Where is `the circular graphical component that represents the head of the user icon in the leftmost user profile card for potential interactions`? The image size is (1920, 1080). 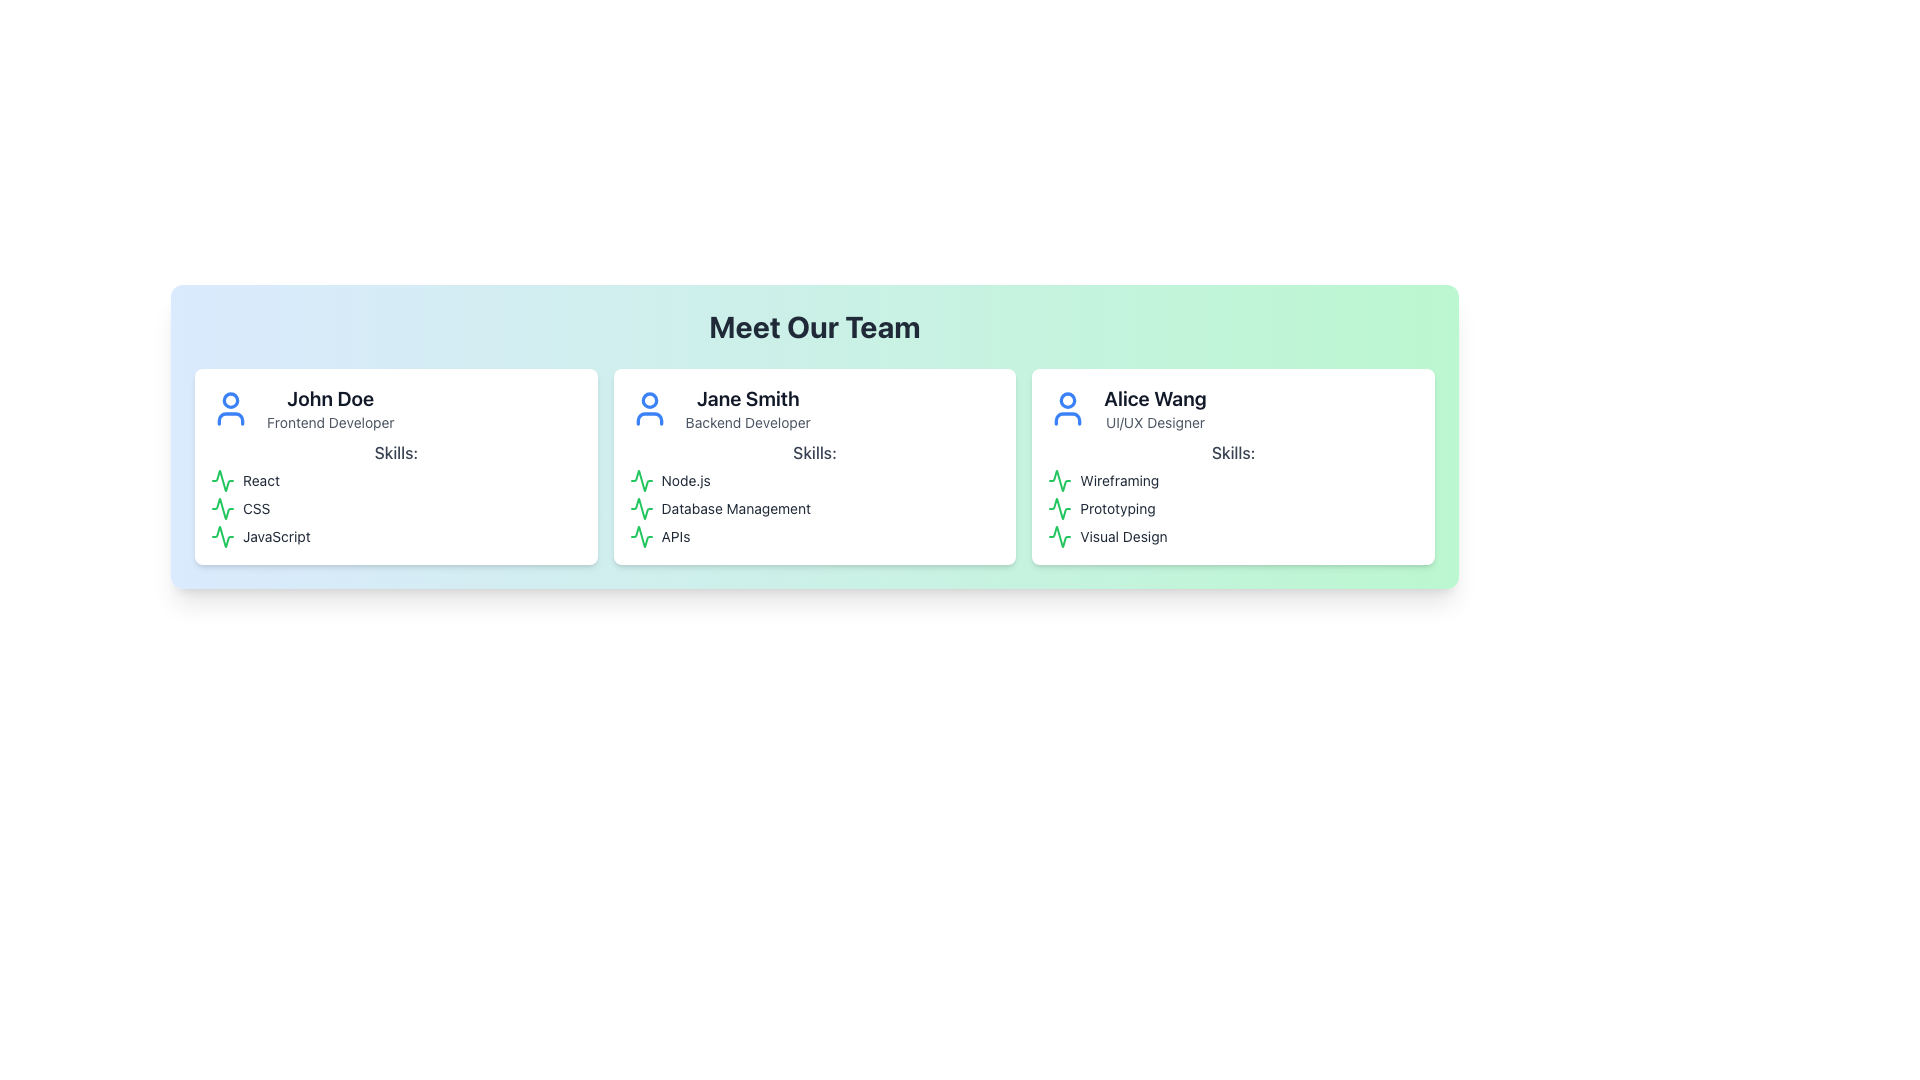 the circular graphical component that represents the head of the user icon in the leftmost user profile card for potential interactions is located at coordinates (1067, 400).